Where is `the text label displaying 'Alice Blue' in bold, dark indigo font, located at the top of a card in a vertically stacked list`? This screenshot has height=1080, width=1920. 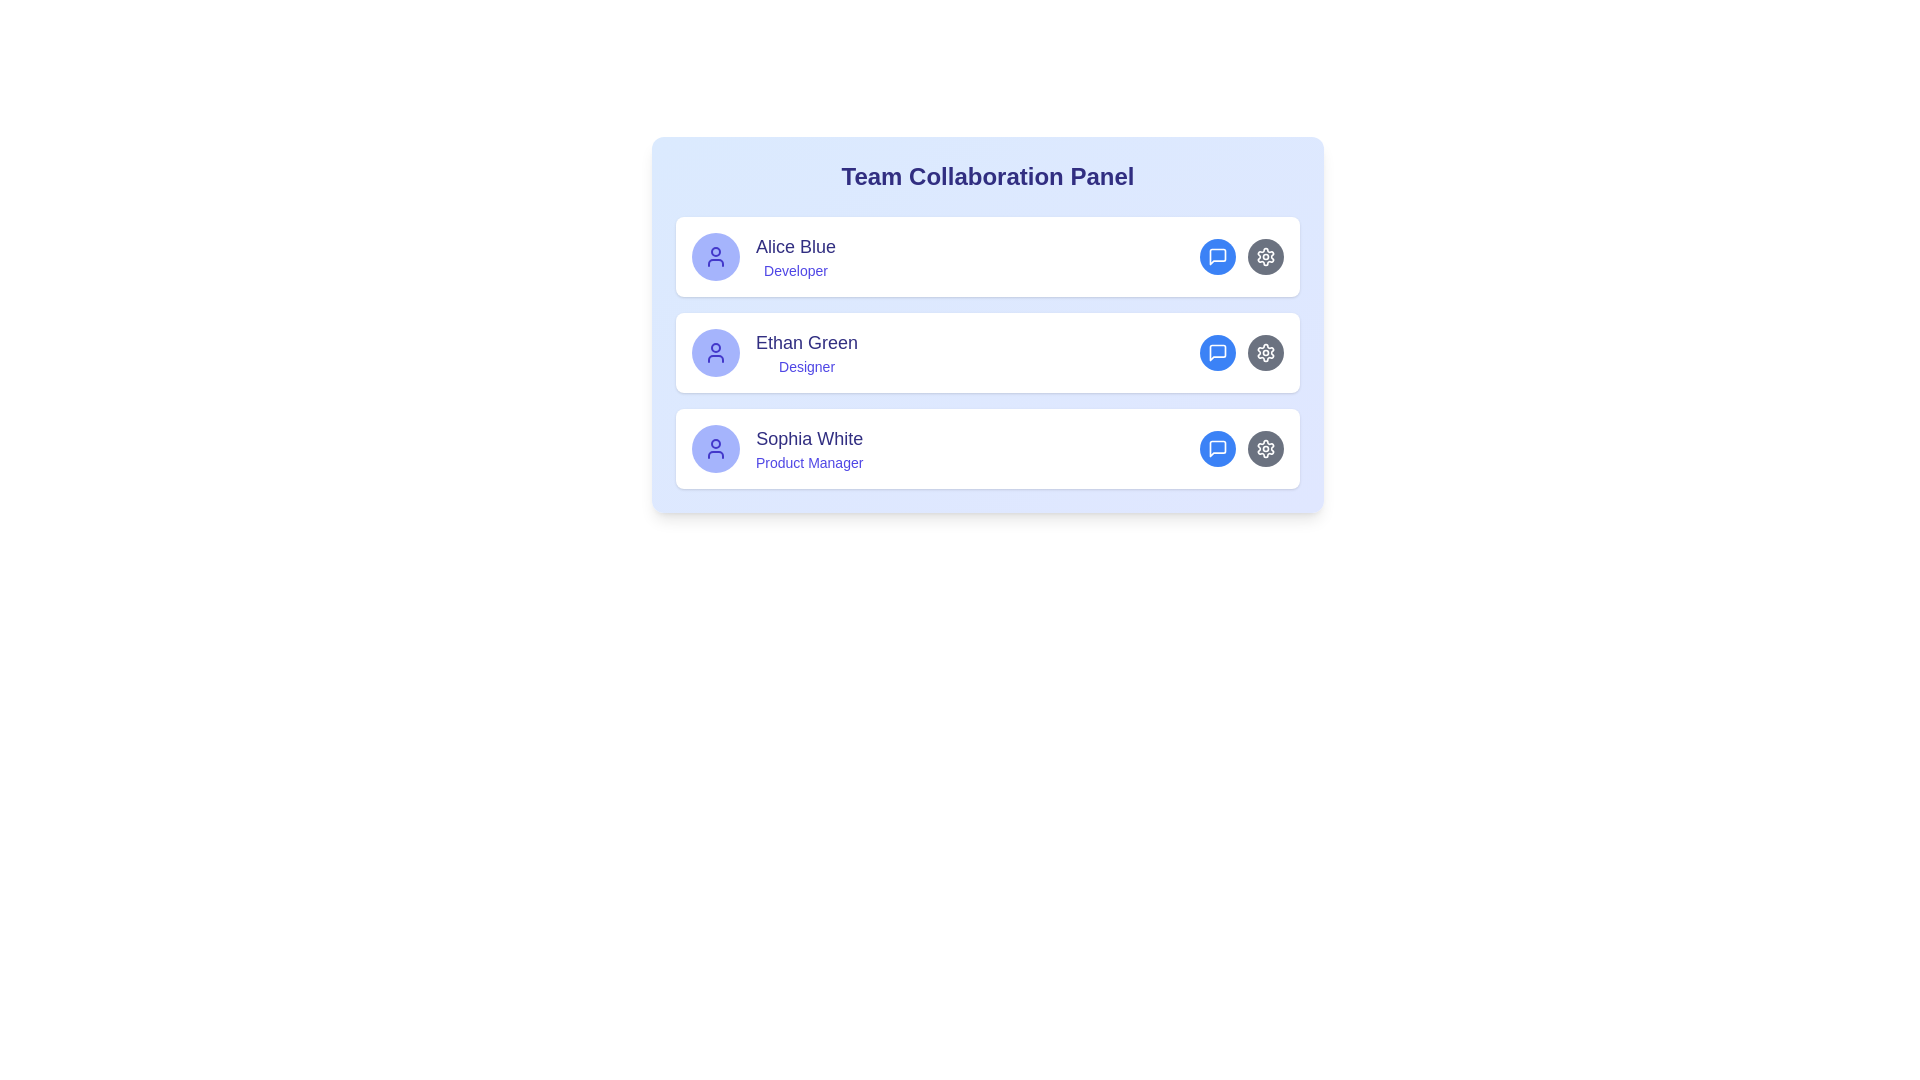
the text label displaying 'Alice Blue' in bold, dark indigo font, located at the top of a card in a vertically stacked list is located at coordinates (795, 245).